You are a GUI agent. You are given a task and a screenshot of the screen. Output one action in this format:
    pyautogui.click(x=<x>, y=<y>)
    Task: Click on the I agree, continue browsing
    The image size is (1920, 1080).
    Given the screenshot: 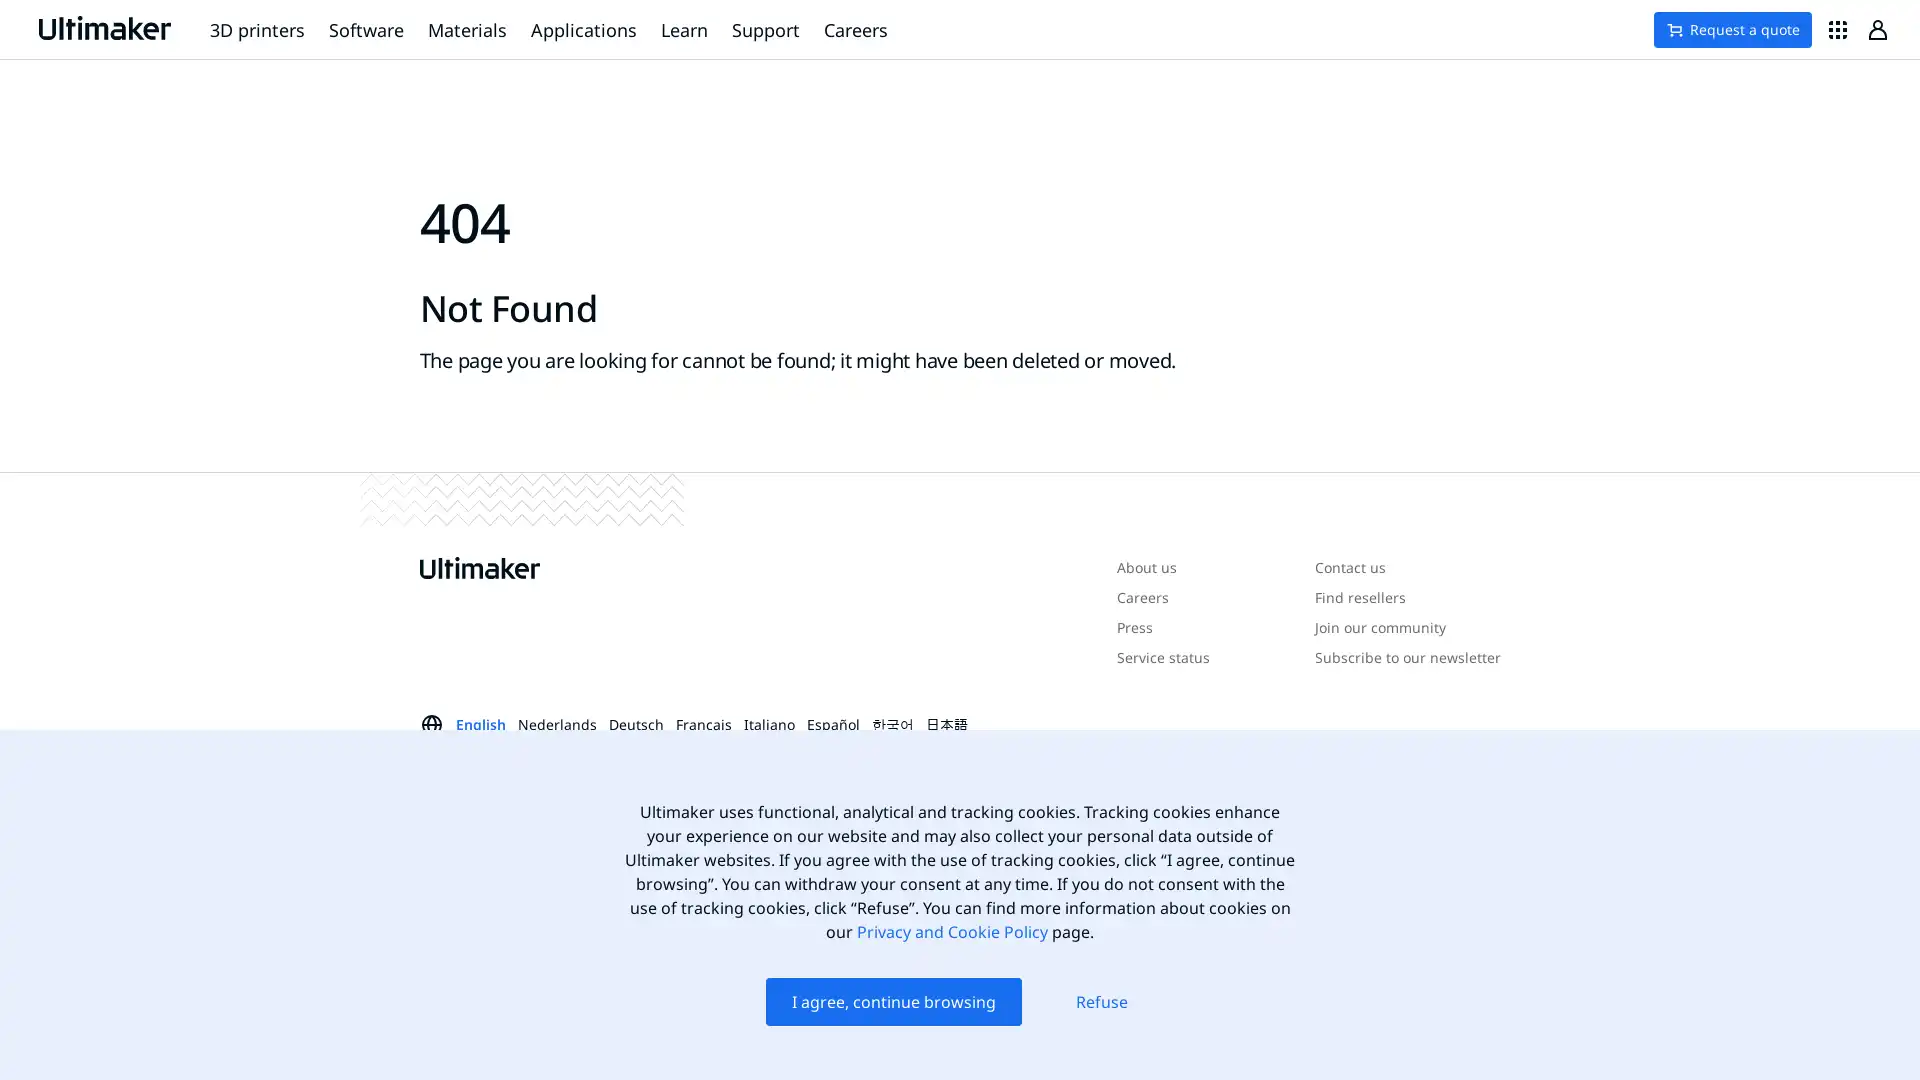 What is the action you would take?
    pyautogui.click(x=891, y=1002)
    